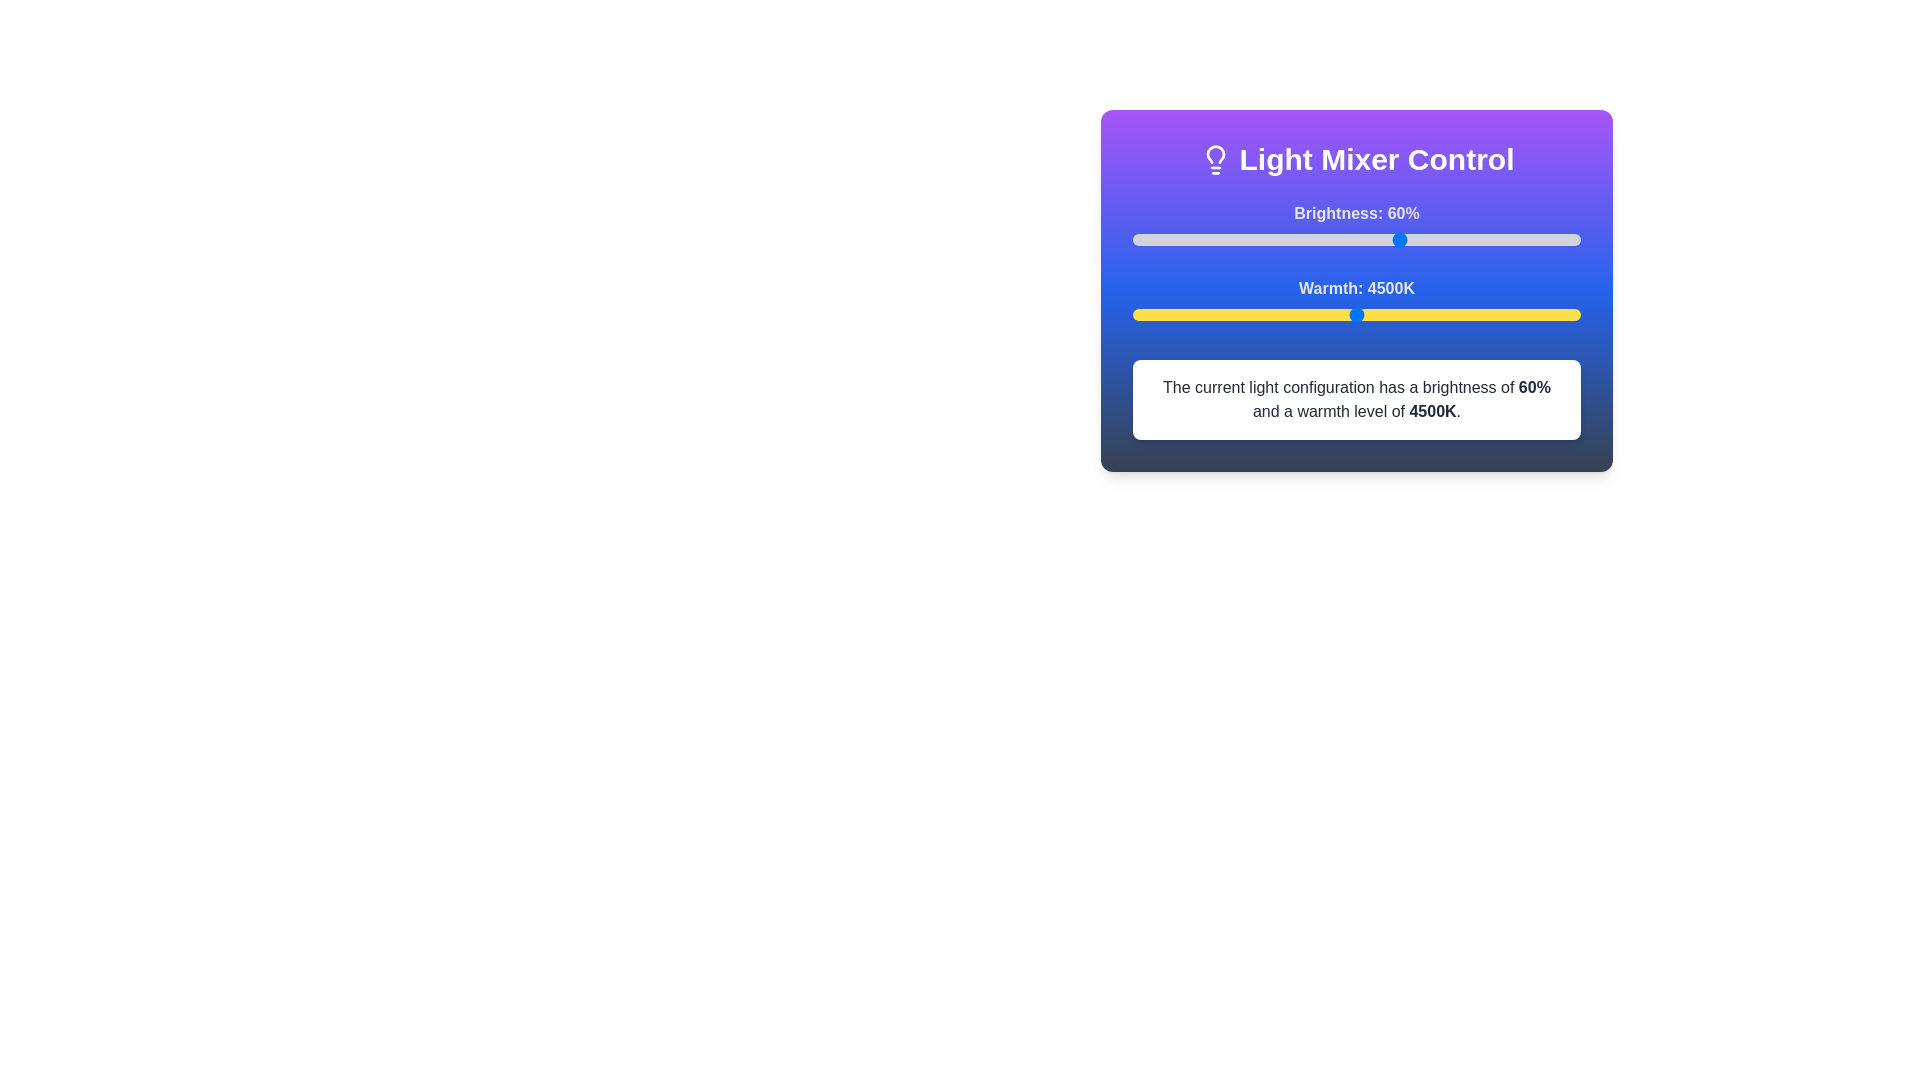 This screenshot has height=1080, width=1920. I want to click on the warmth slider to set the warmth level to 5015 K, so click(1402, 315).